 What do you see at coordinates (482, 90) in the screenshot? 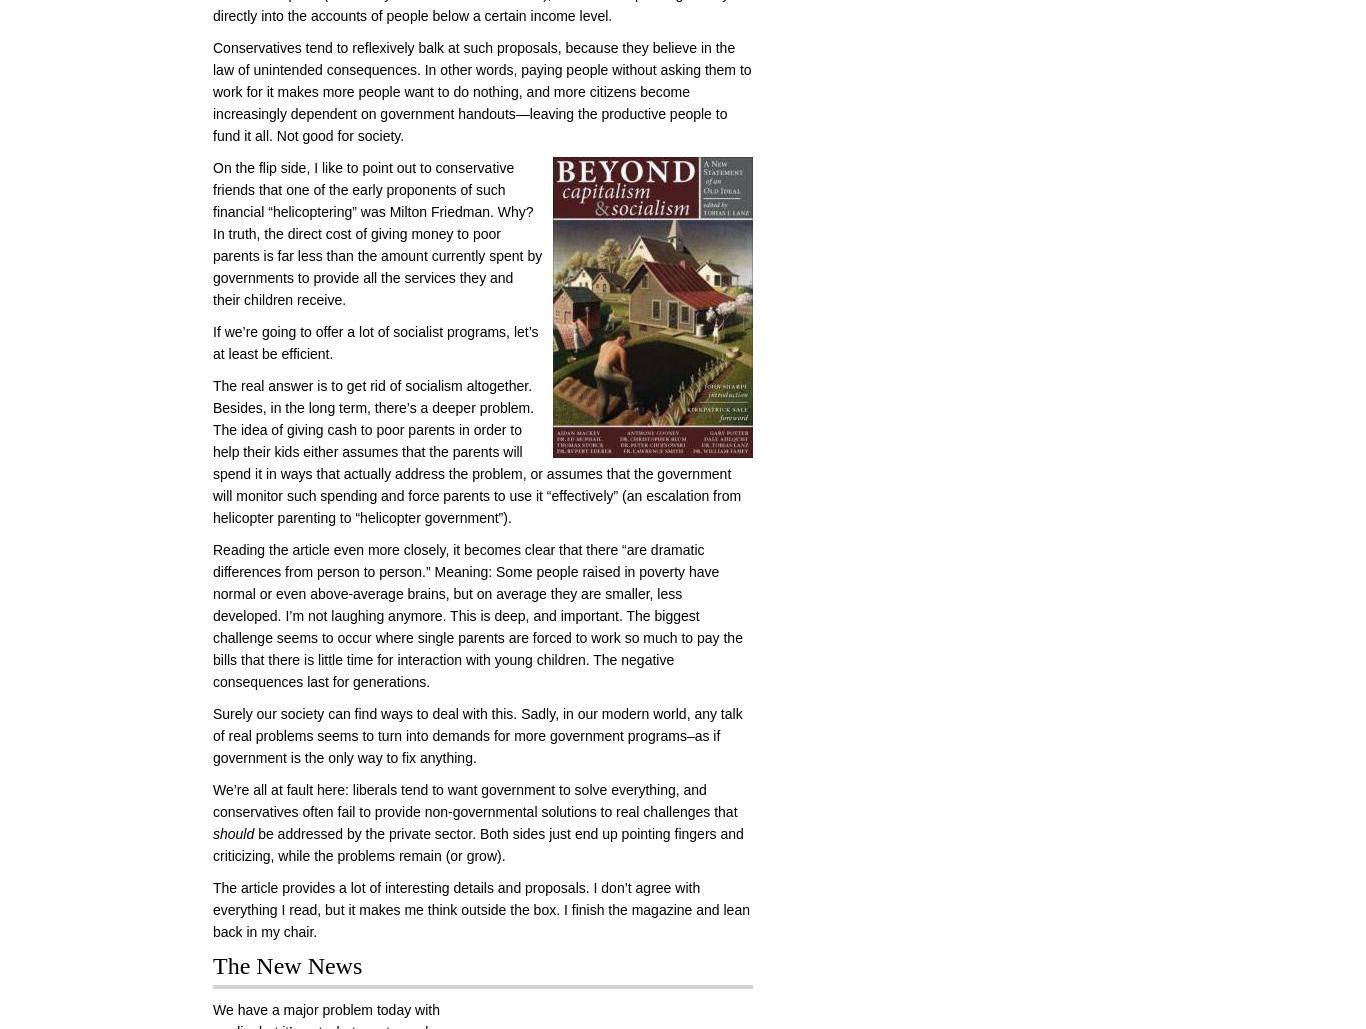
I see `'Conservatives tend to reflexively balk at such proposals, because they believe in the law of unintended consequences. In other words, paying people without asking them to work for it makes more people want to do nothing, and more citizens become increasingly dependent on government handouts—leaving the productive people to fund it all. Not good for society.'` at bounding box center [482, 90].